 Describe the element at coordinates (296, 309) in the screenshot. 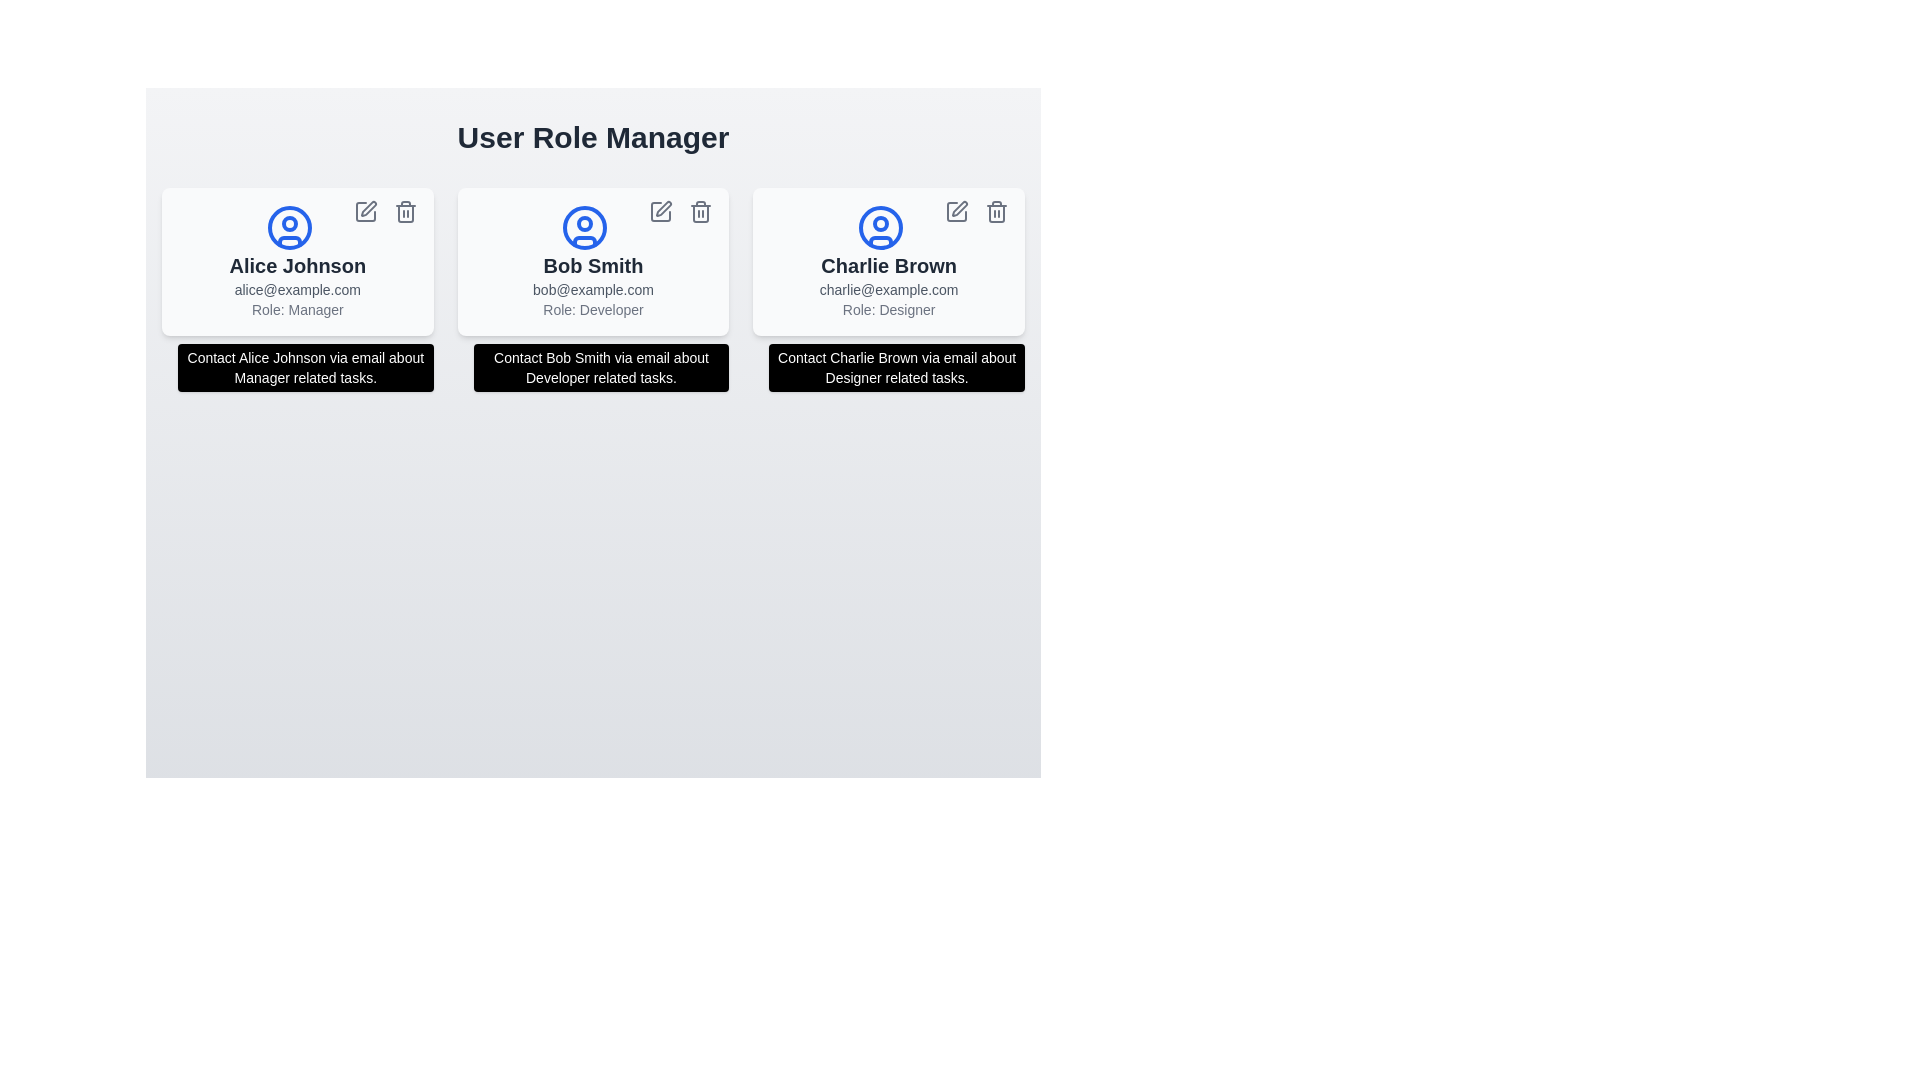

I see `the static text element displaying 'Role: Manager', which is styled in gray and located within a card structure, positioned below the name 'Alice Johnson' and the email 'alice@example.com'` at that location.